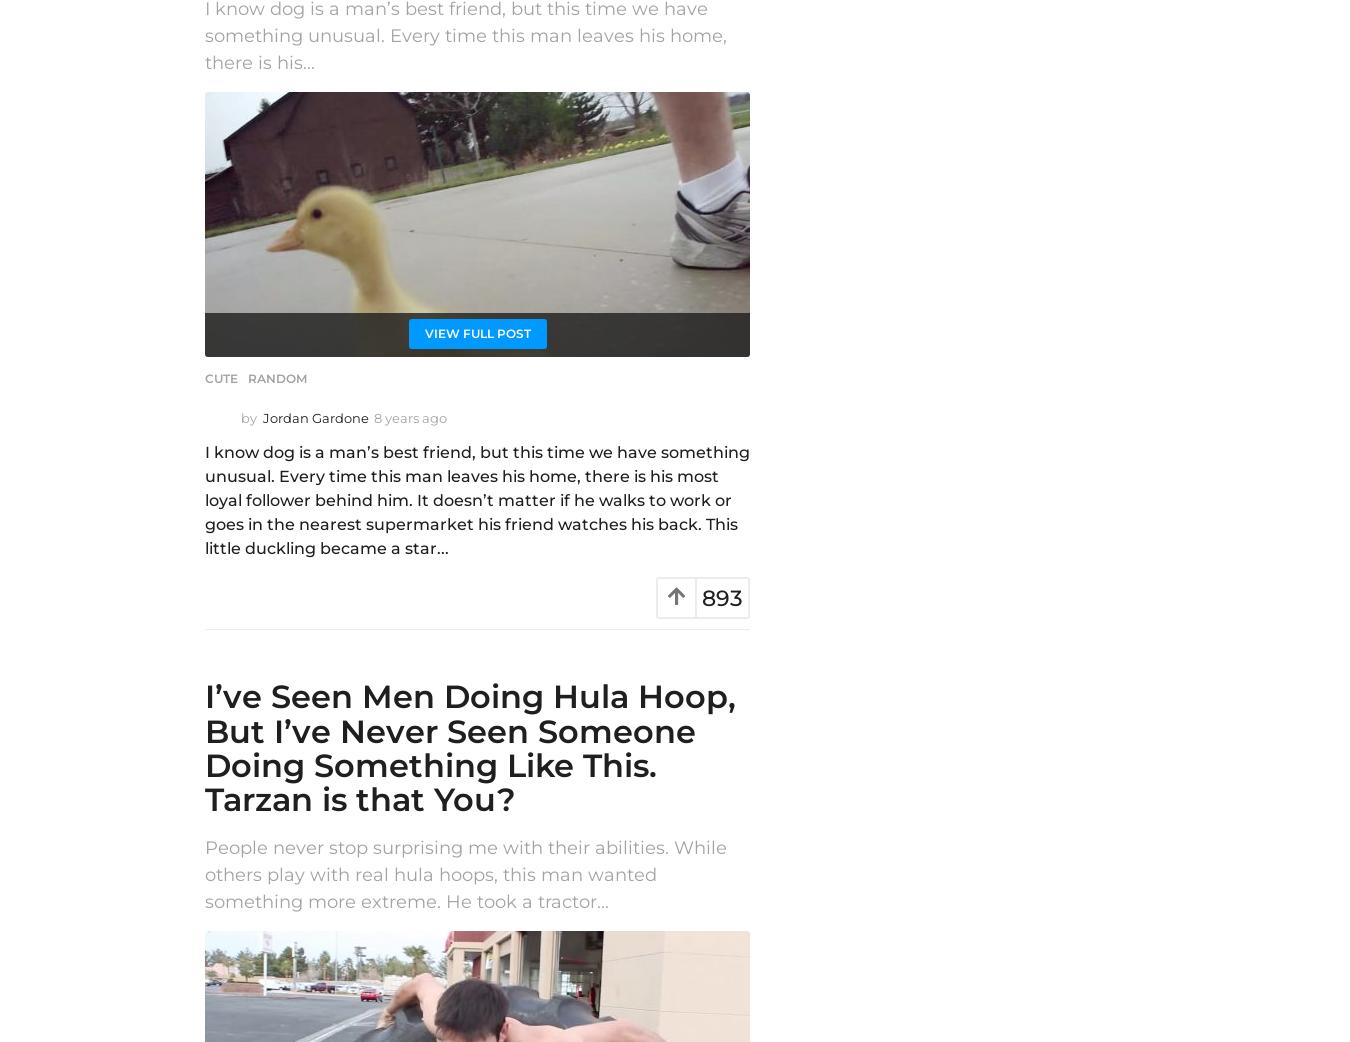 This screenshot has width=1350, height=1042. Describe the element at coordinates (475, 333) in the screenshot. I see `'View Full Post'` at that location.